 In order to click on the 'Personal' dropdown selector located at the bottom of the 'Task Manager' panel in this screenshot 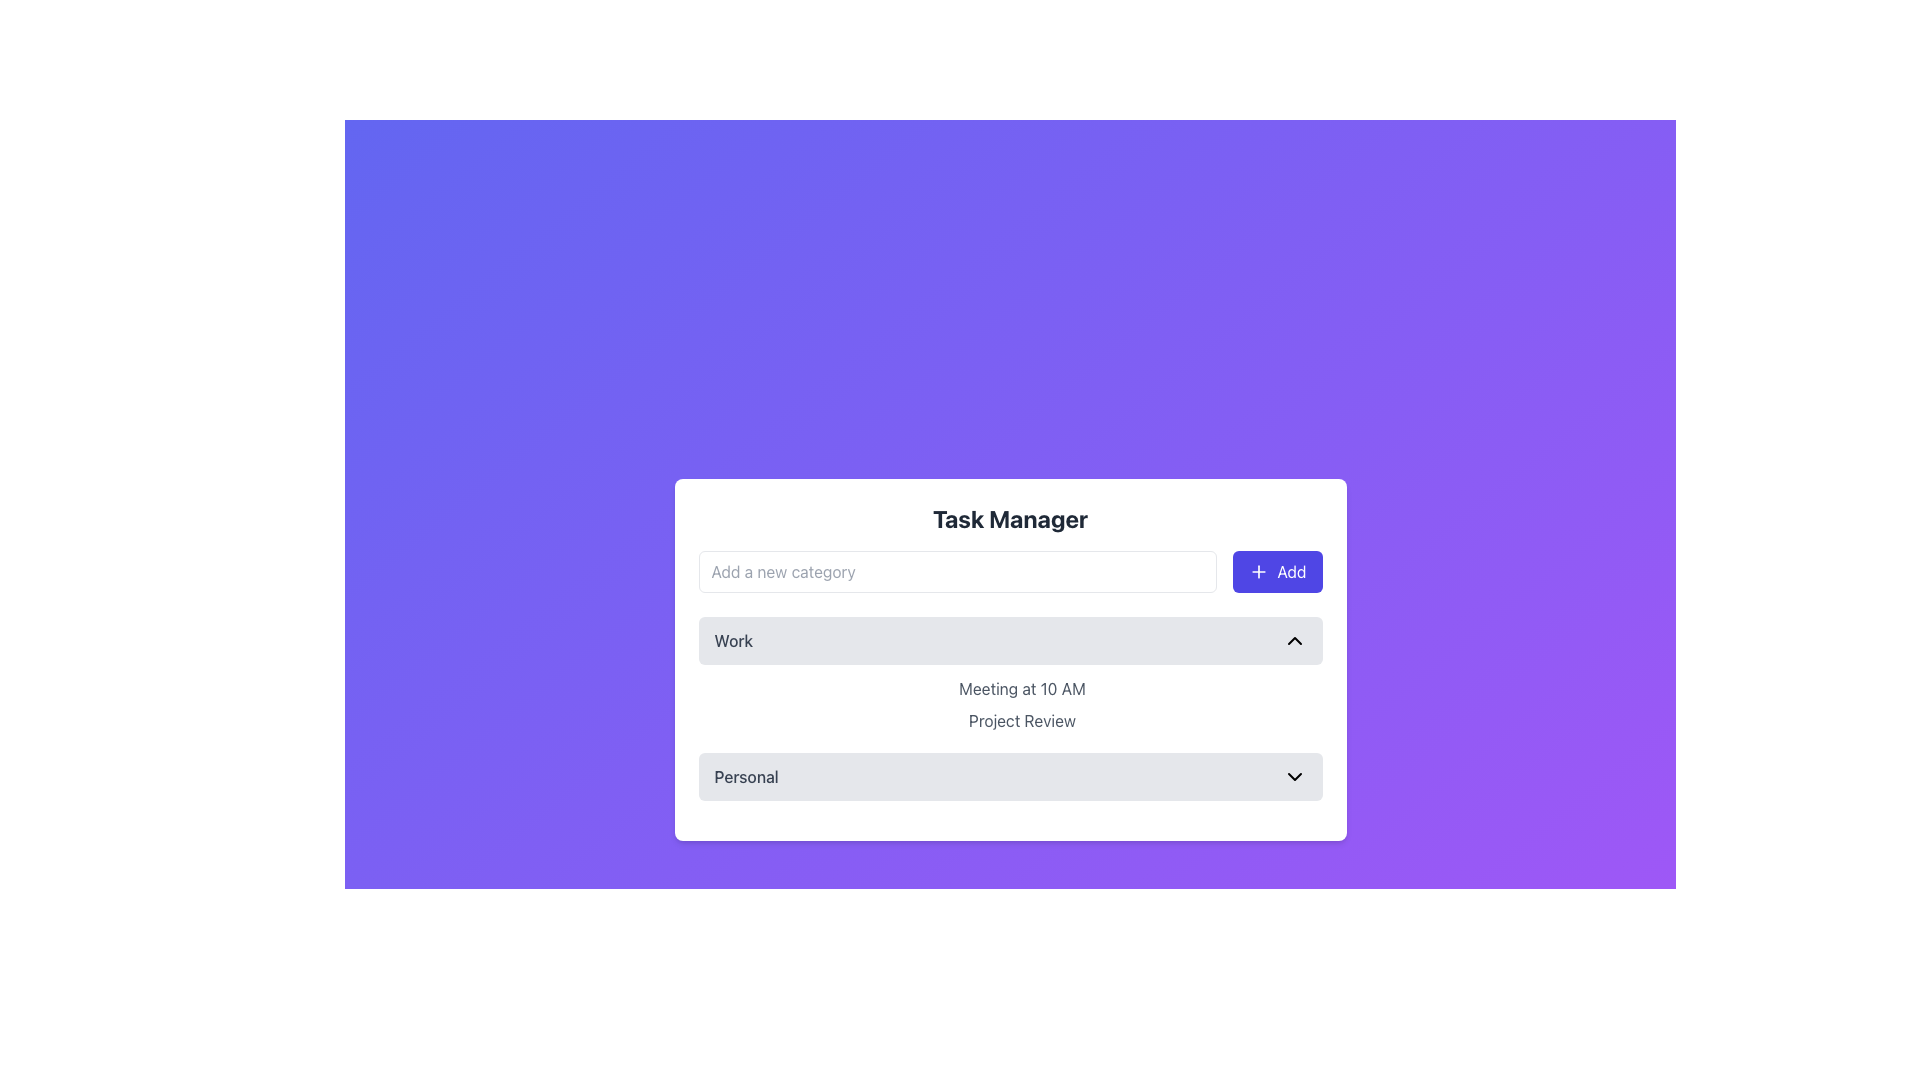, I will do `click(1010, 775)`.